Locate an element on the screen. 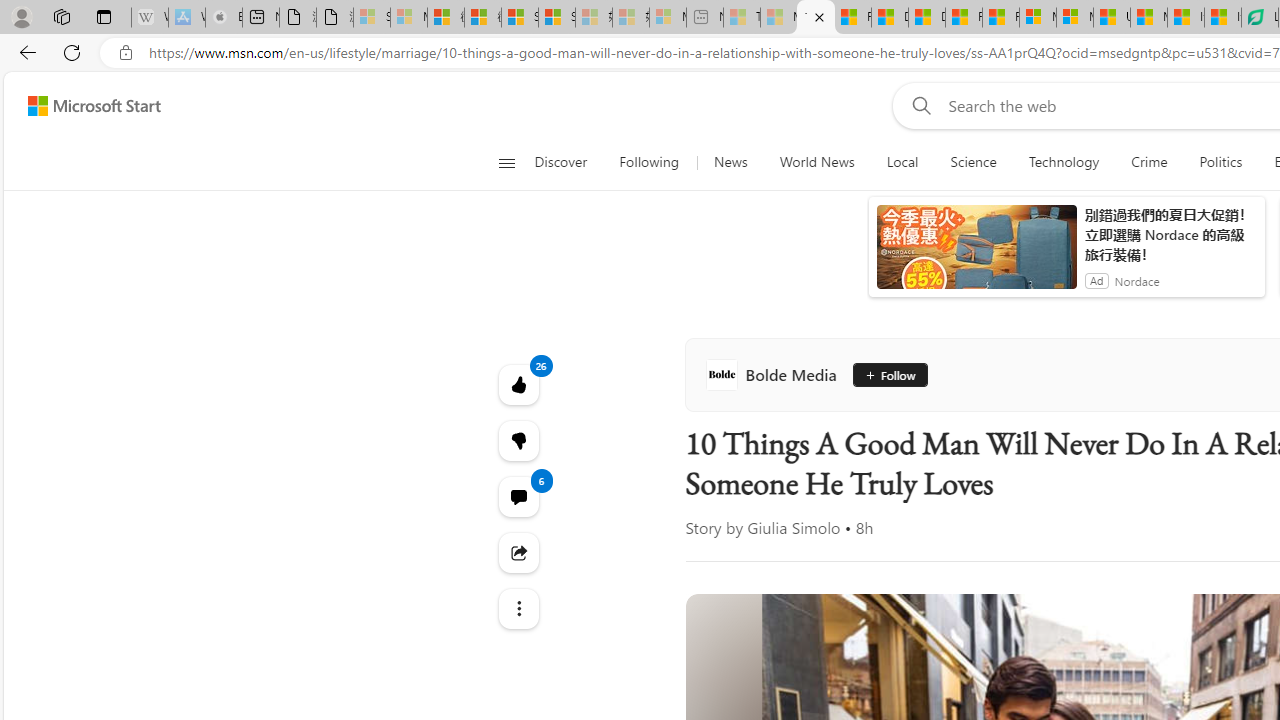 The height and width of the screenshot is (720, 1280). 'Technology' is located at coordinates (1063, 162).